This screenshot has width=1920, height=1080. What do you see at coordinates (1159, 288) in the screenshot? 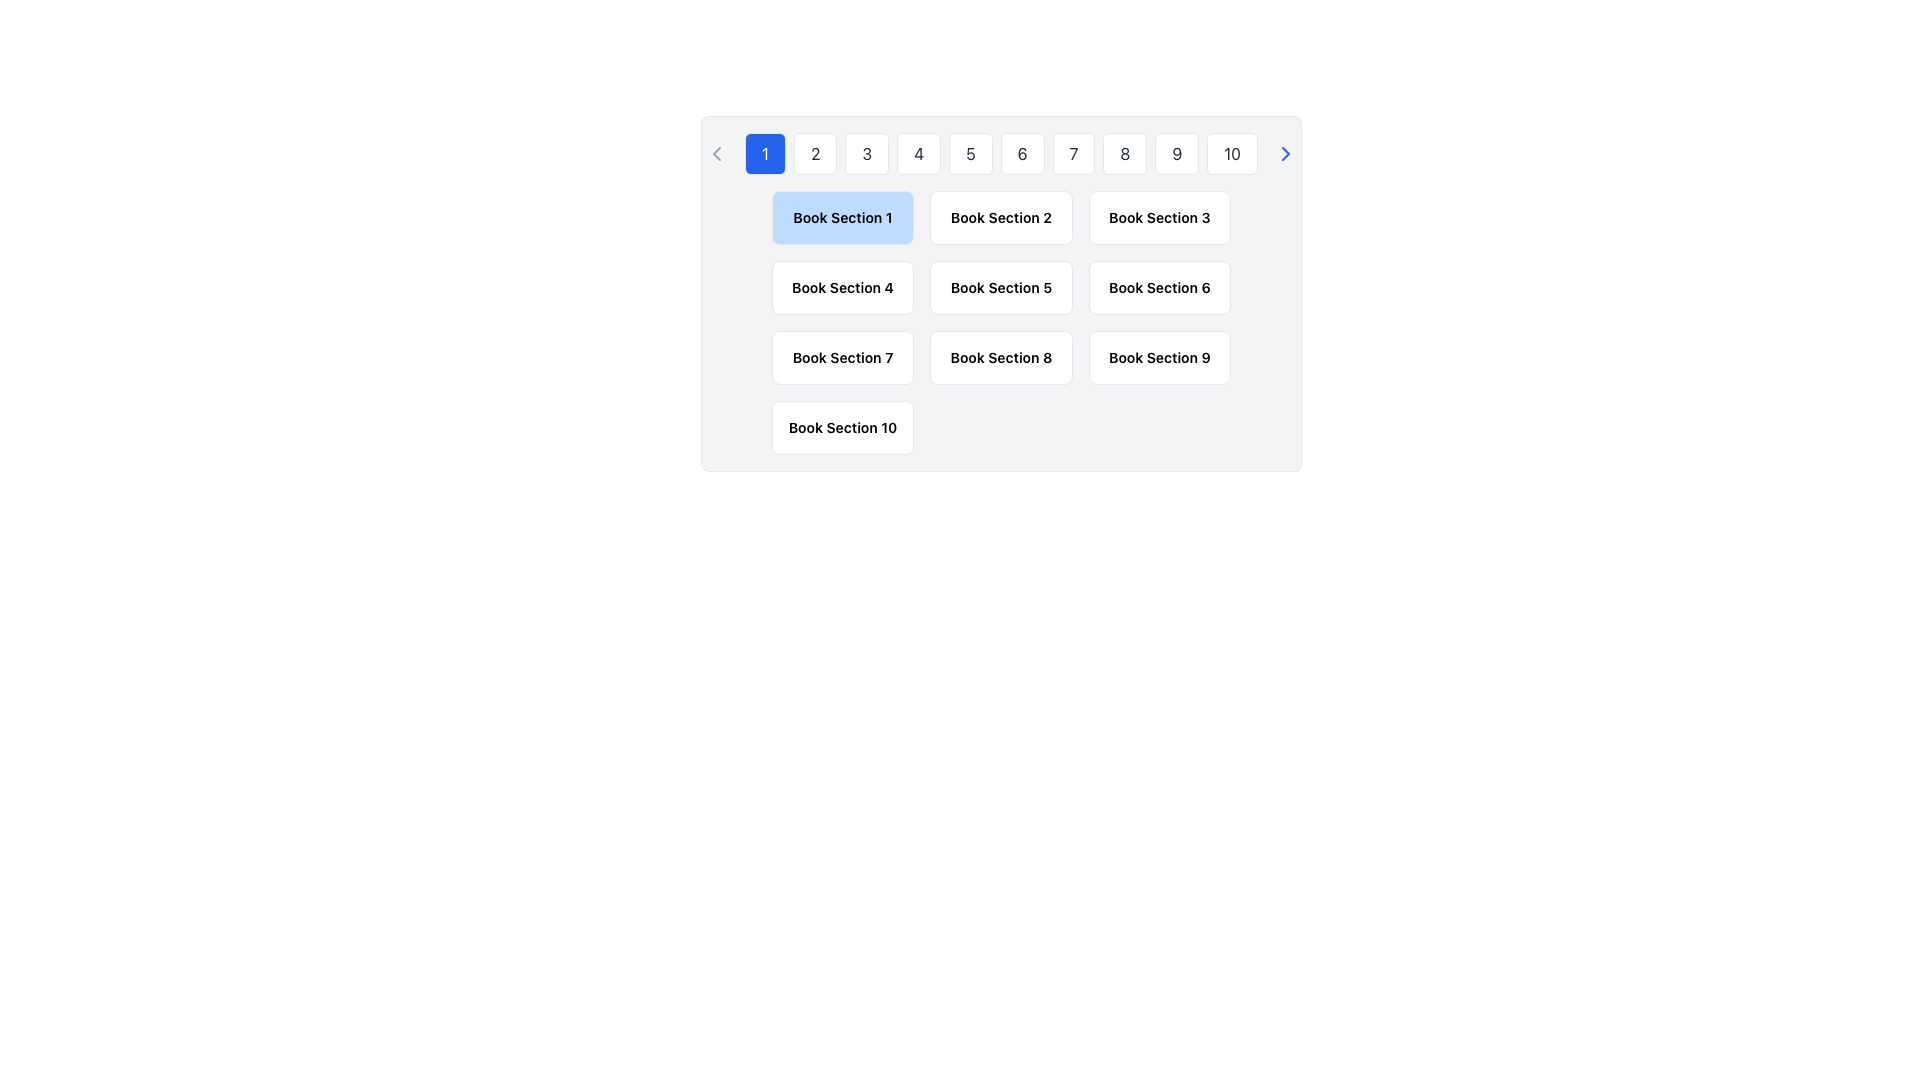
I see `the text label displaying 'Book Section 6', which is centrally located in the third row of a grid layout, styled with a dark font on a light background` at bounding box center [1159, 288].